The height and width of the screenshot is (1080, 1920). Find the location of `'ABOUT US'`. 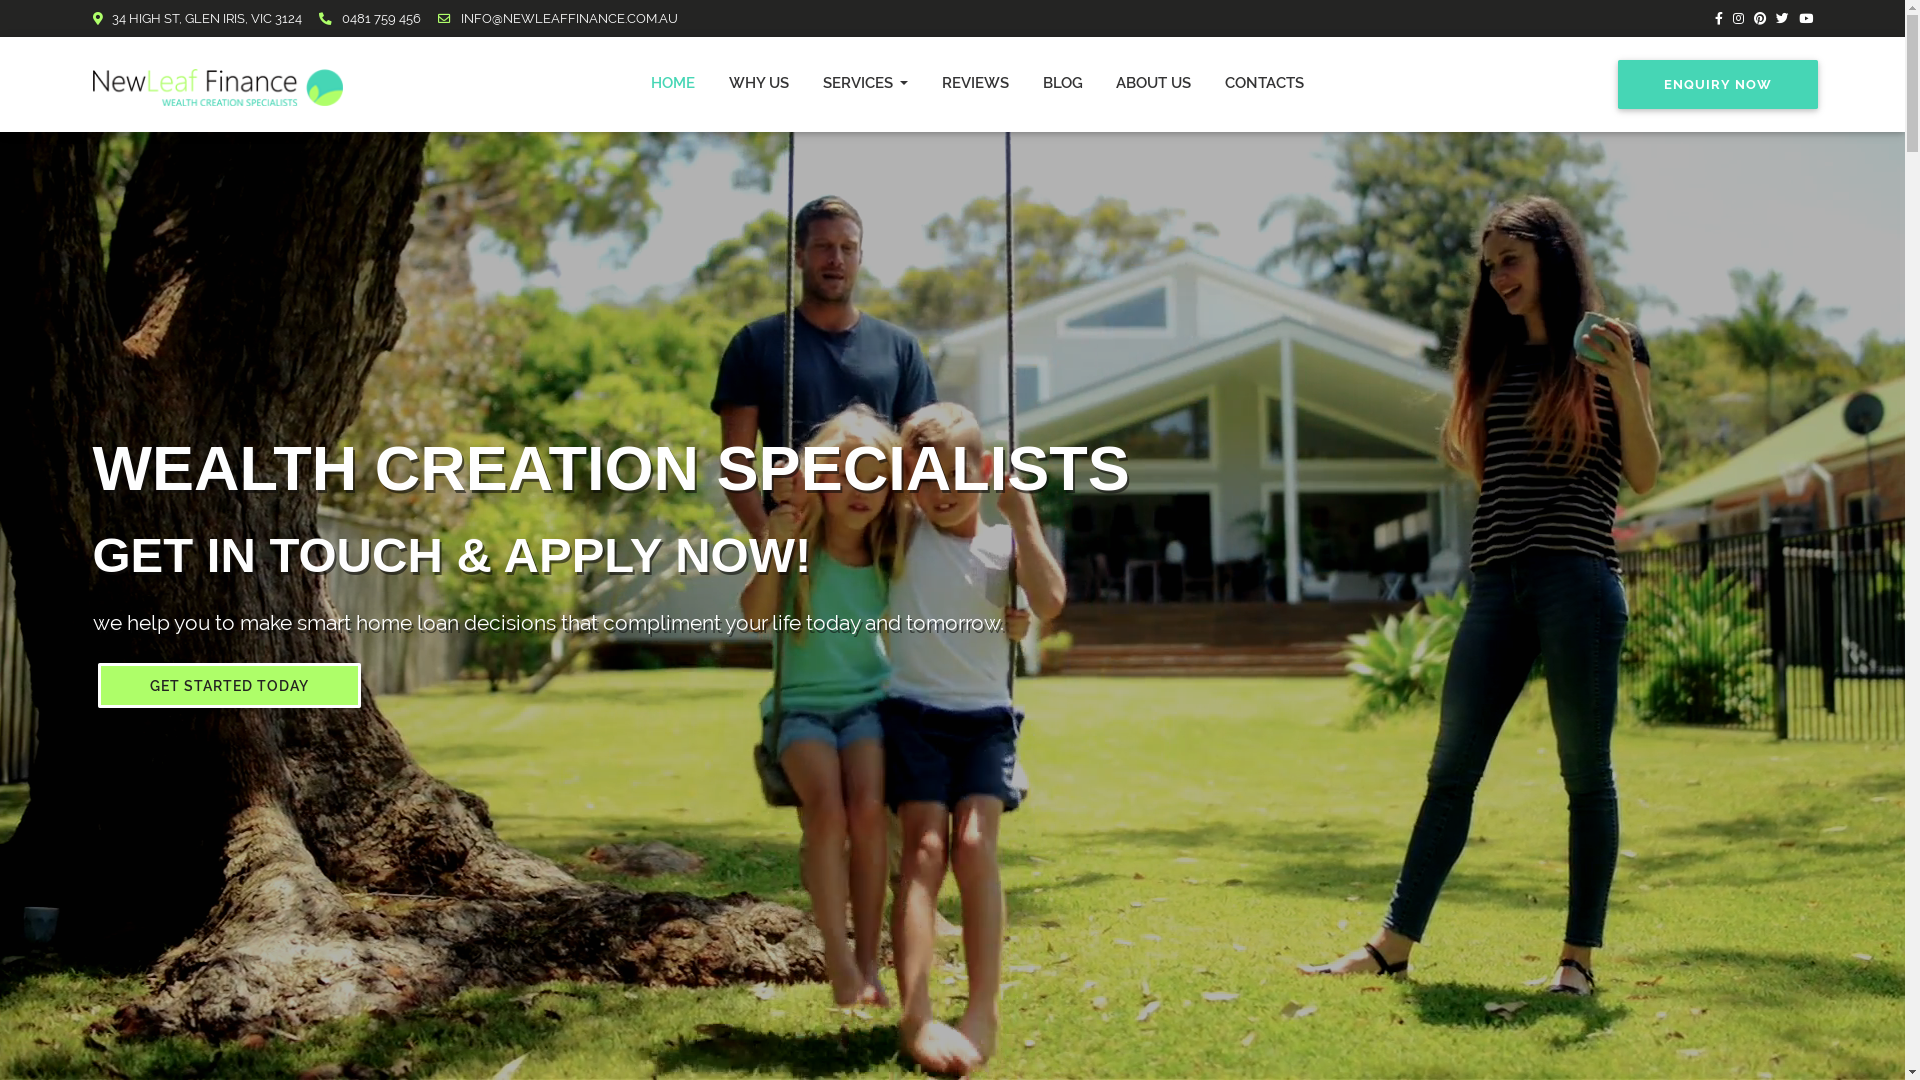

'ABOUT US' is located at coordinates (1153, 83).